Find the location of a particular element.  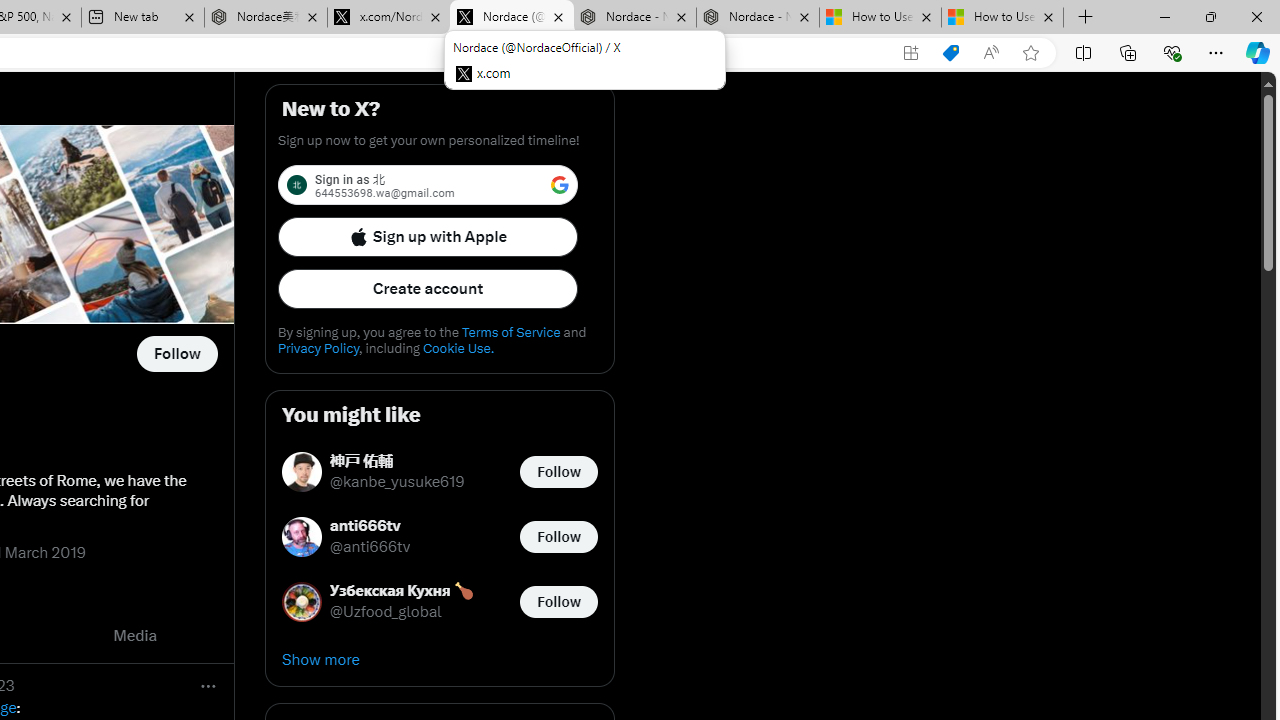

'@Uzfood_global' is located at coordinates (386, 611).